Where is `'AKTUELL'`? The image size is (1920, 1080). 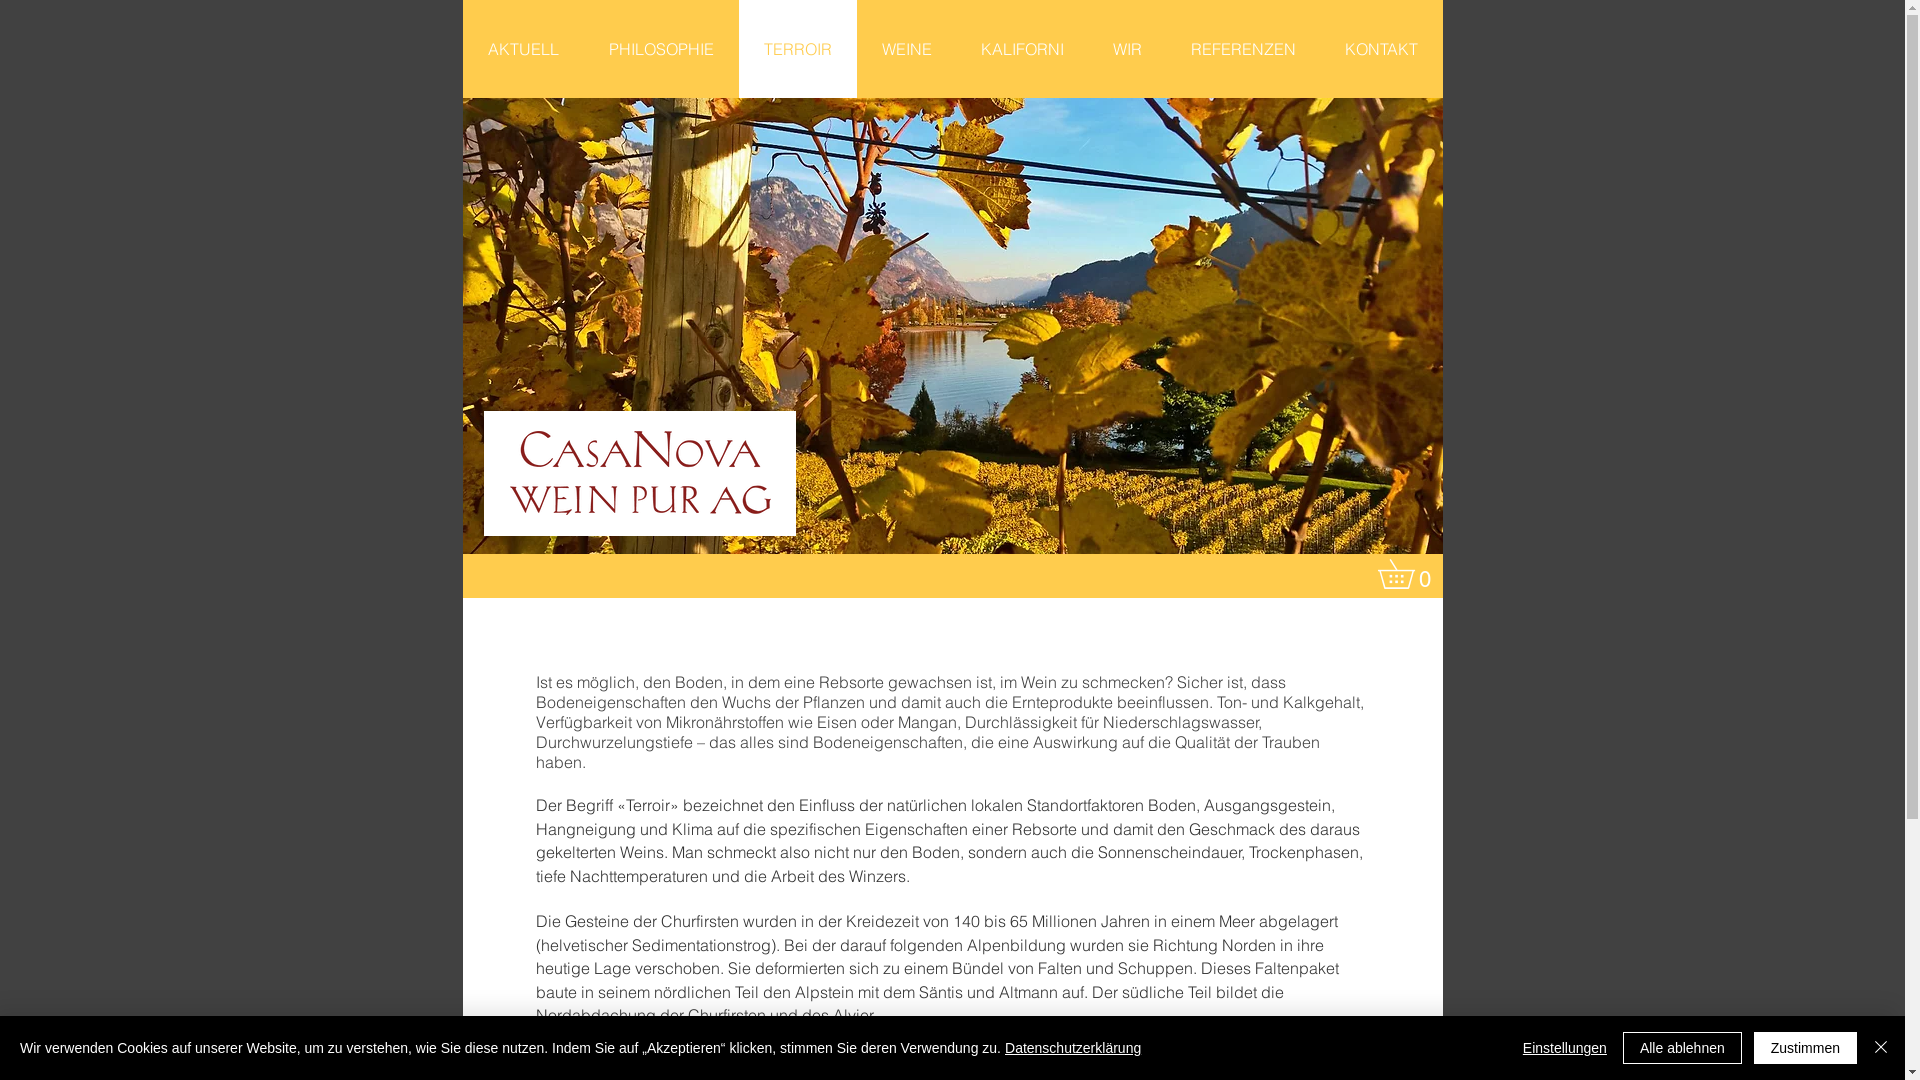 'AKTUELL' is located at coordinates (522, 48).